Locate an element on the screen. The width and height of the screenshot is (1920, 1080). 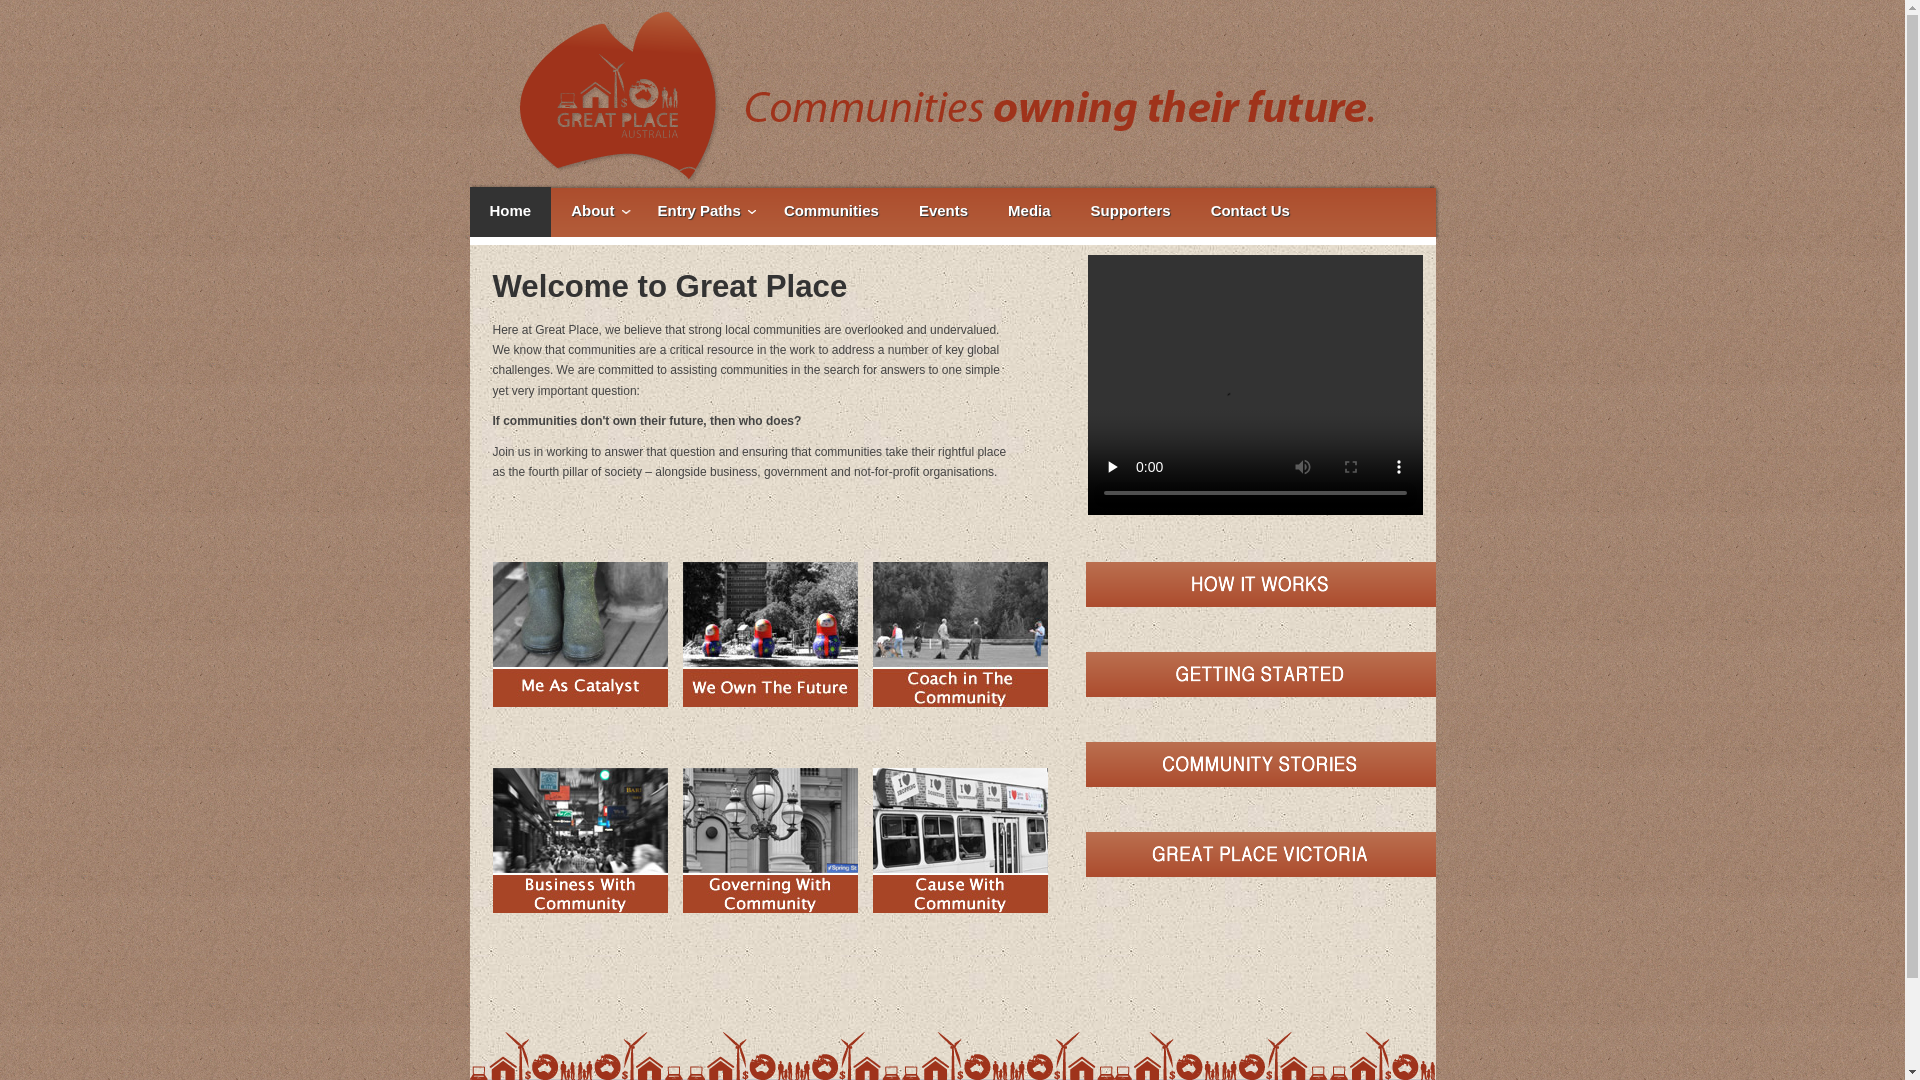
'Events' is located at coordinates (942, 212).